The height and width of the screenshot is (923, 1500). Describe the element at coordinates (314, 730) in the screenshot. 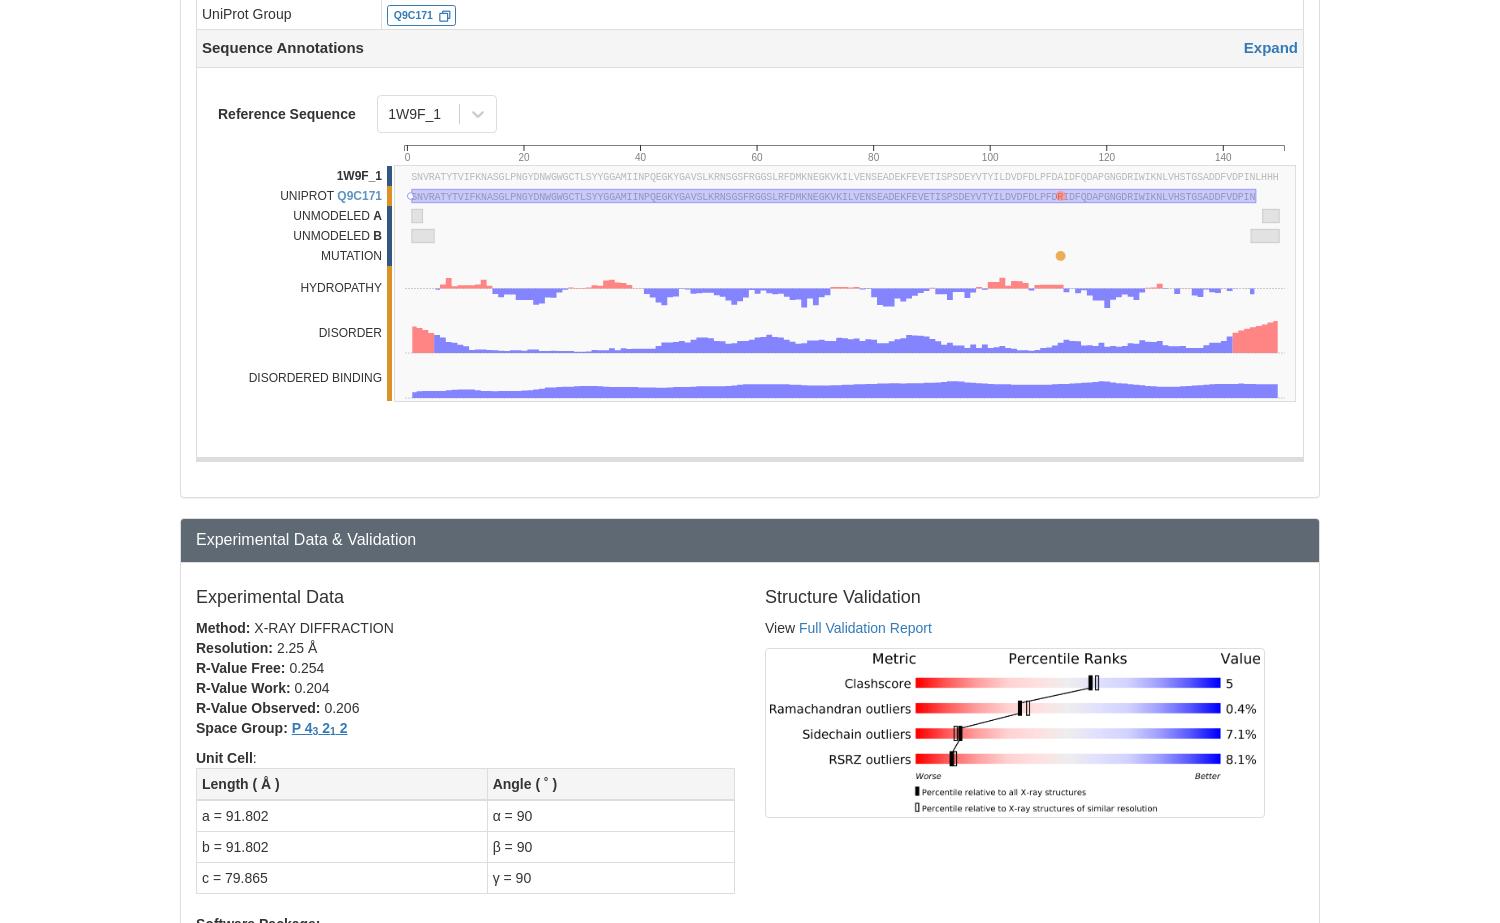

I see `'3'` at that location.